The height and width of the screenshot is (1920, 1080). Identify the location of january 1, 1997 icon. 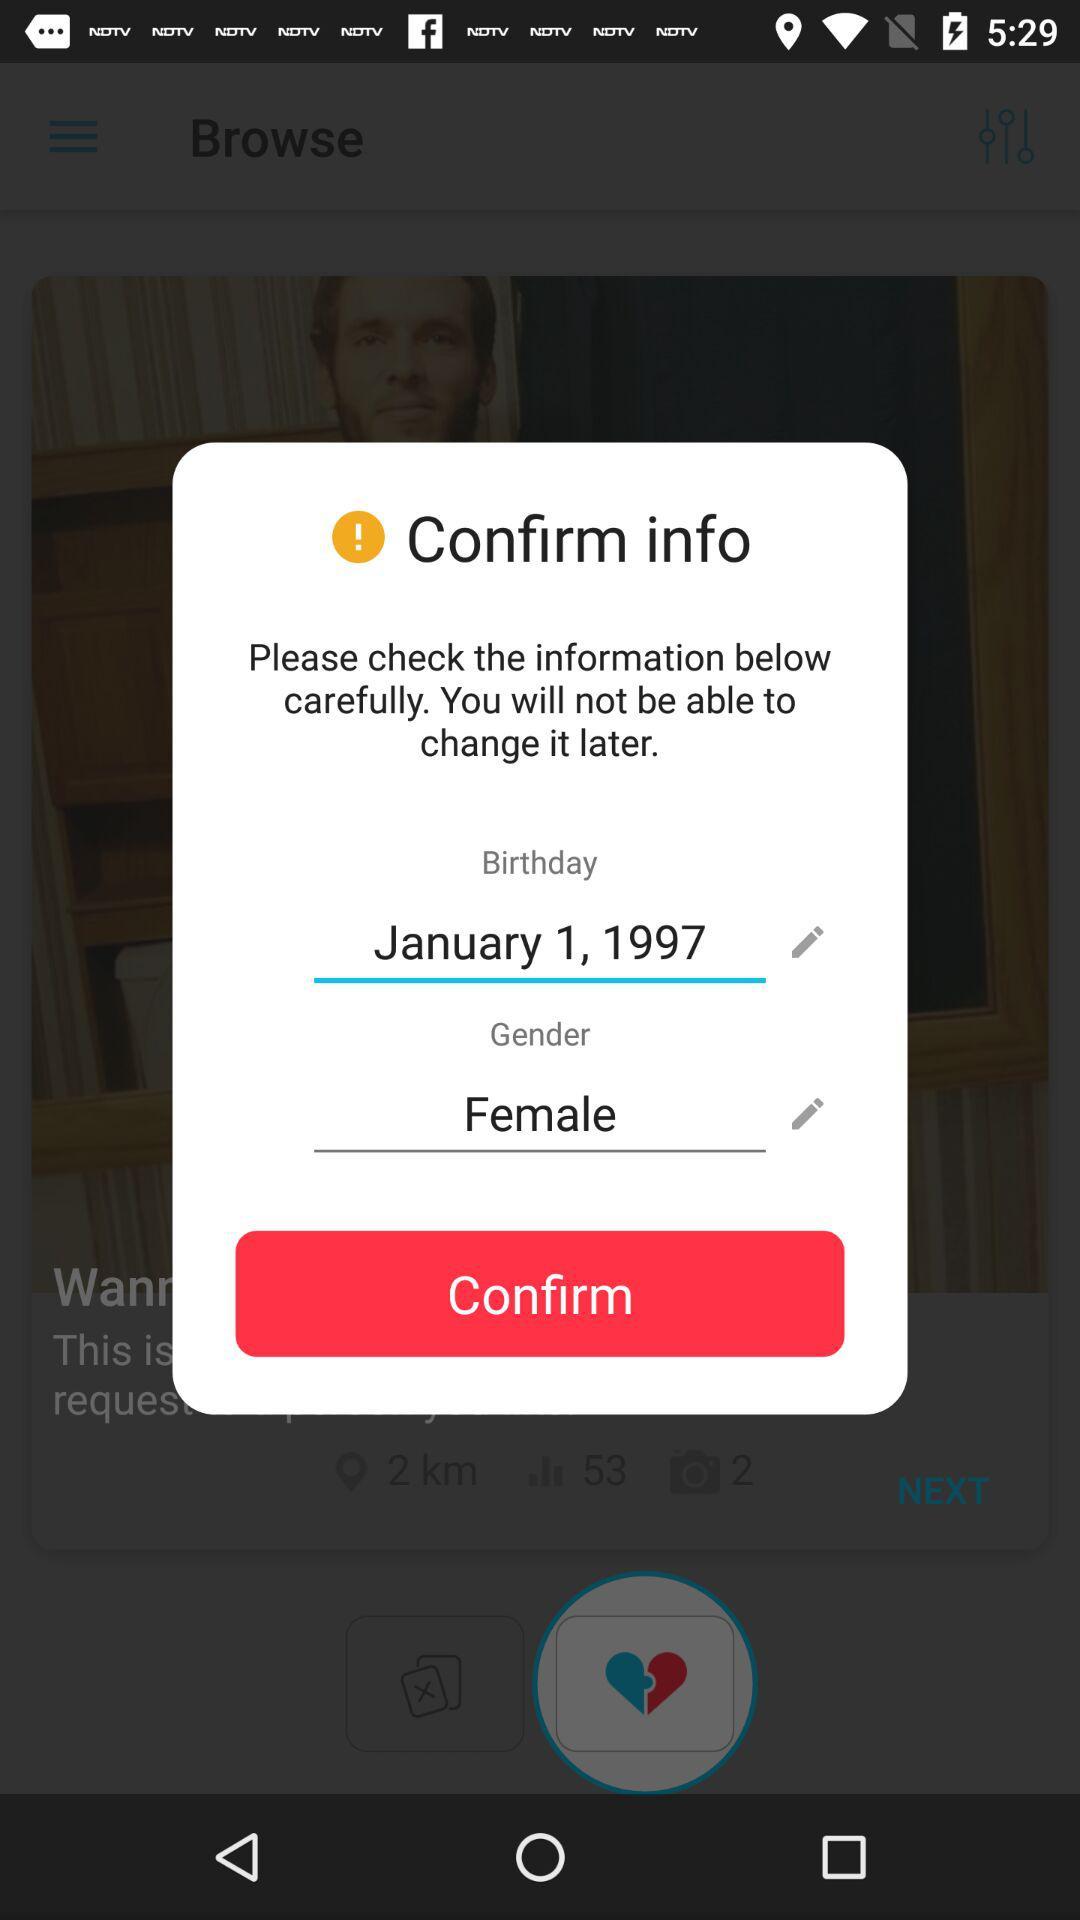
(540, 940).